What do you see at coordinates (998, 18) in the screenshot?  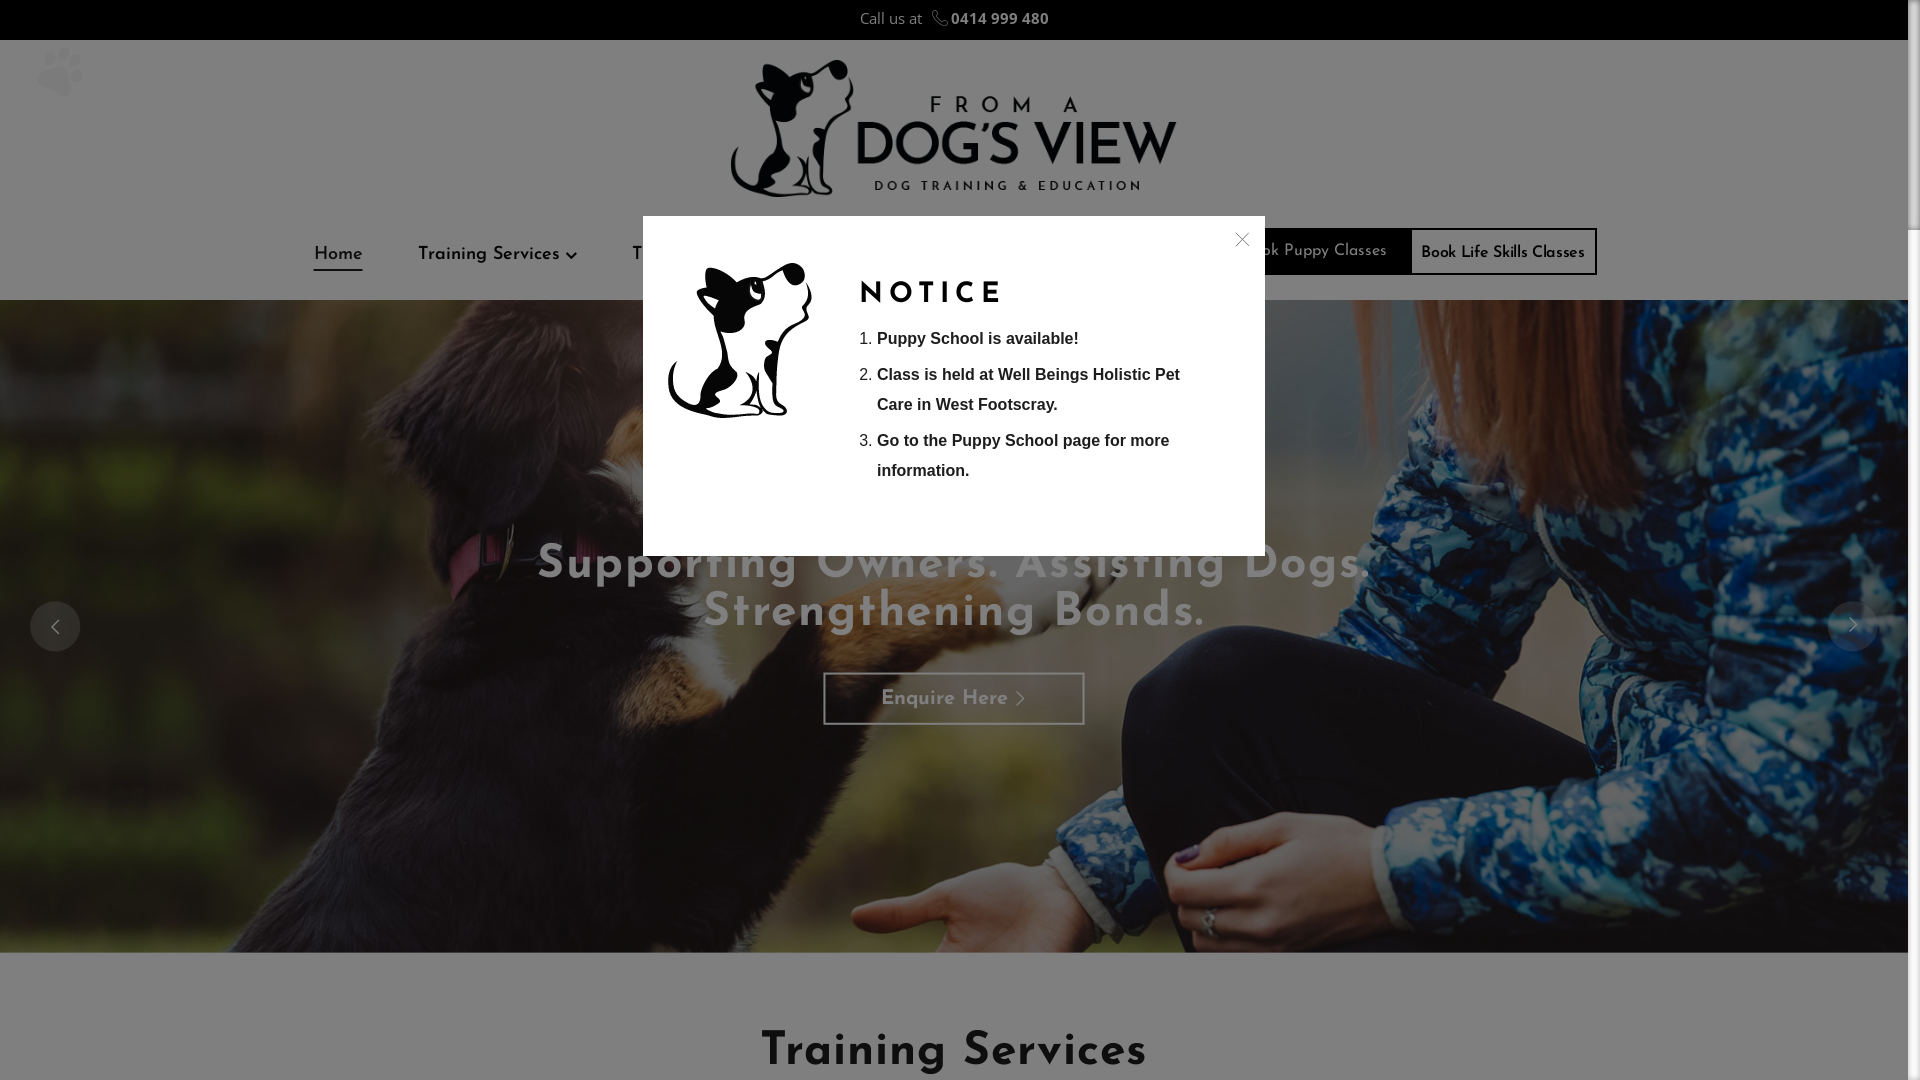 I see `'0414 999 480'` at bounding box center [998, 18].